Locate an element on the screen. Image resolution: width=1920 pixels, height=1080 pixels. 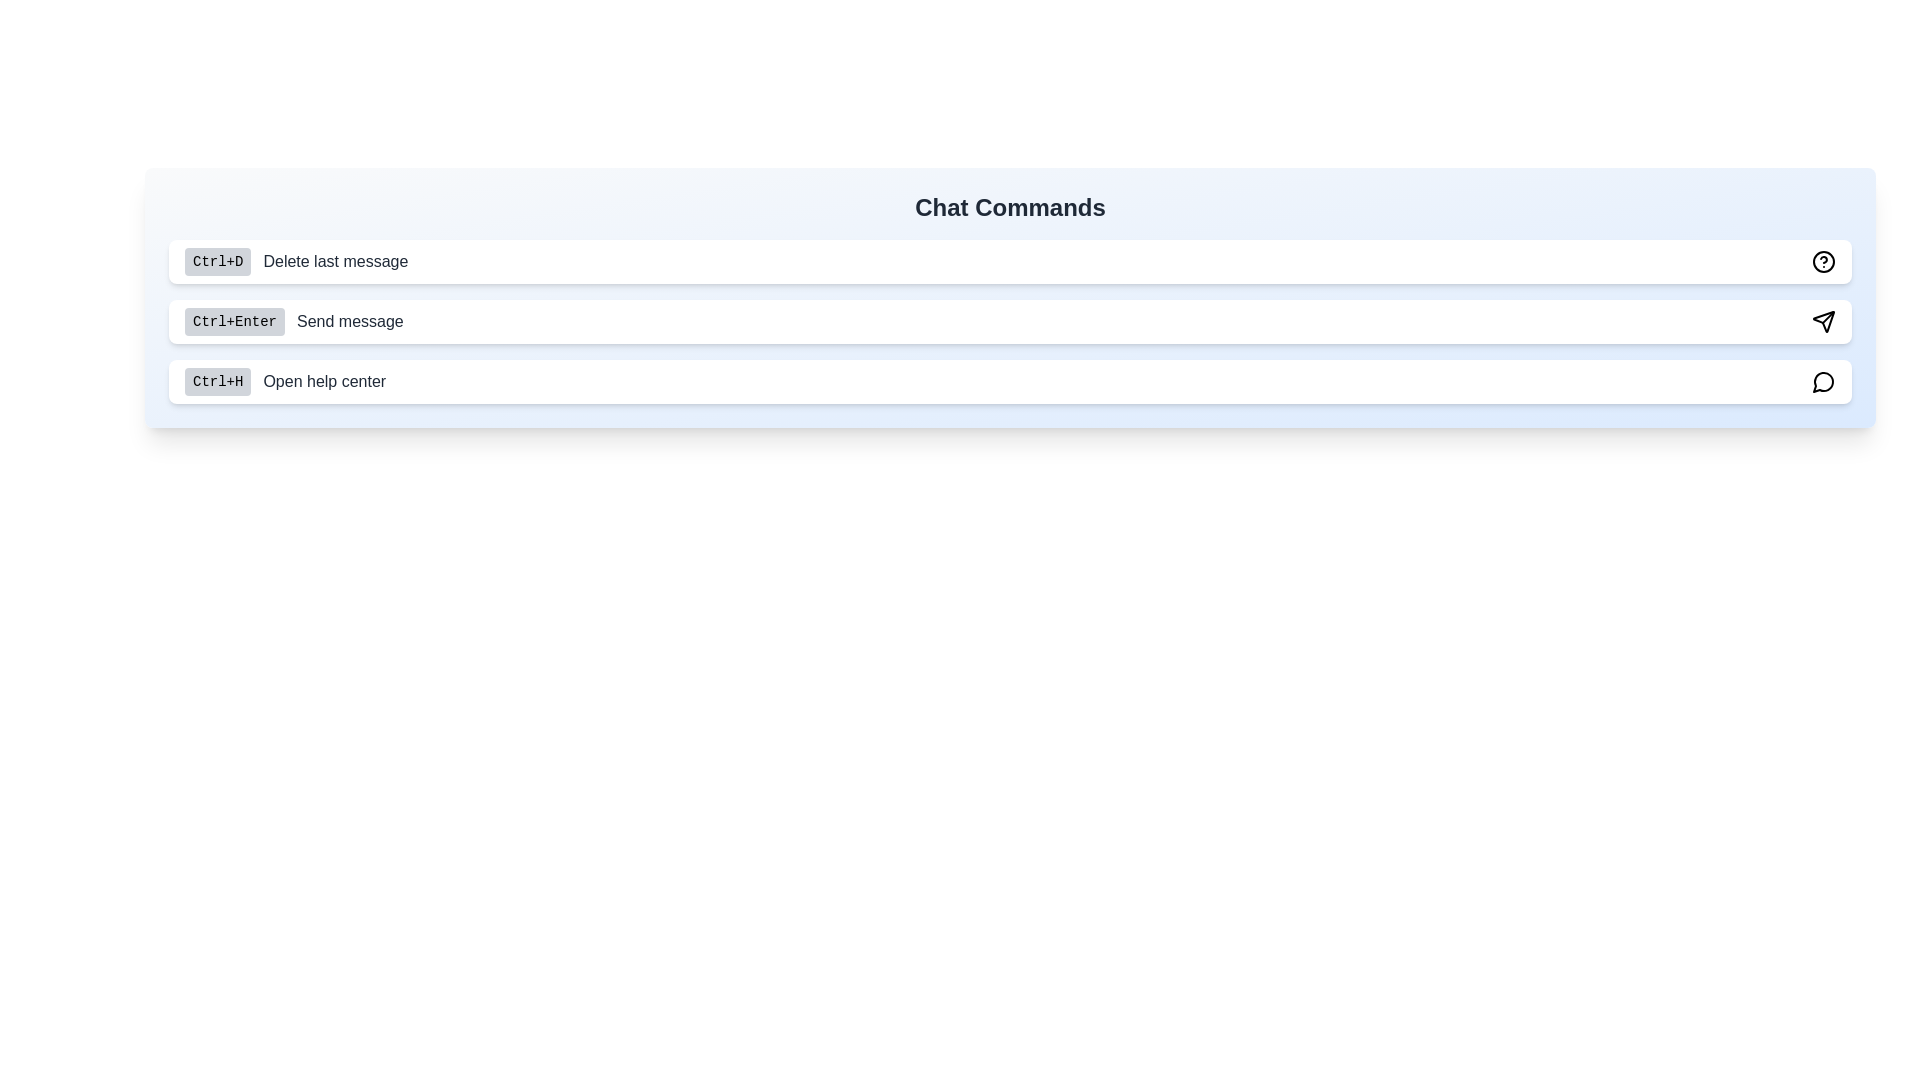
the informational text element that displays the key combination 'Ctrl+H' along with the label 'Open help center', which is the third item in a list of command shortcut descriptions is located at coordinates (284, 381).